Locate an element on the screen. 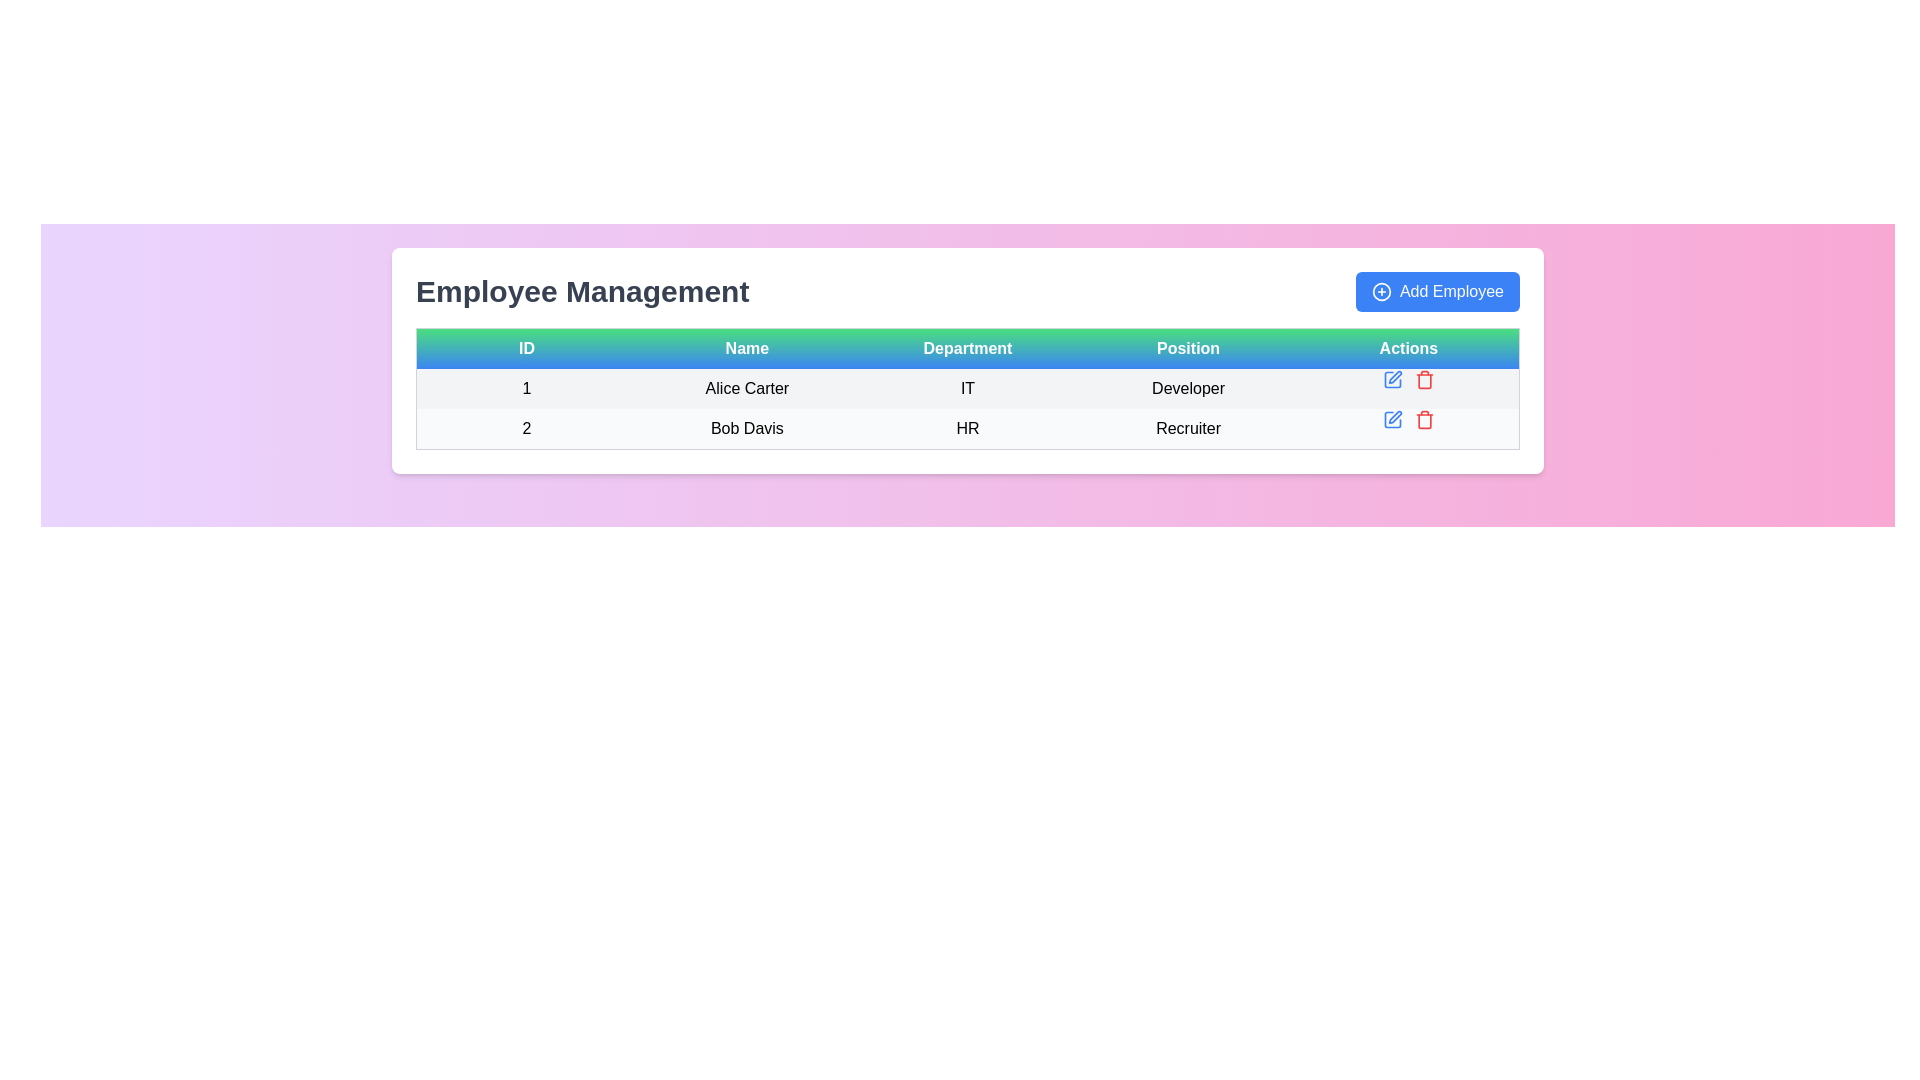 The width and height of the screenshot is (1920, 1080). the delete icon located in the 'Actions' column of the second row, aligned with the 'Bob Davis' row is located at coordinates (1424, 420).